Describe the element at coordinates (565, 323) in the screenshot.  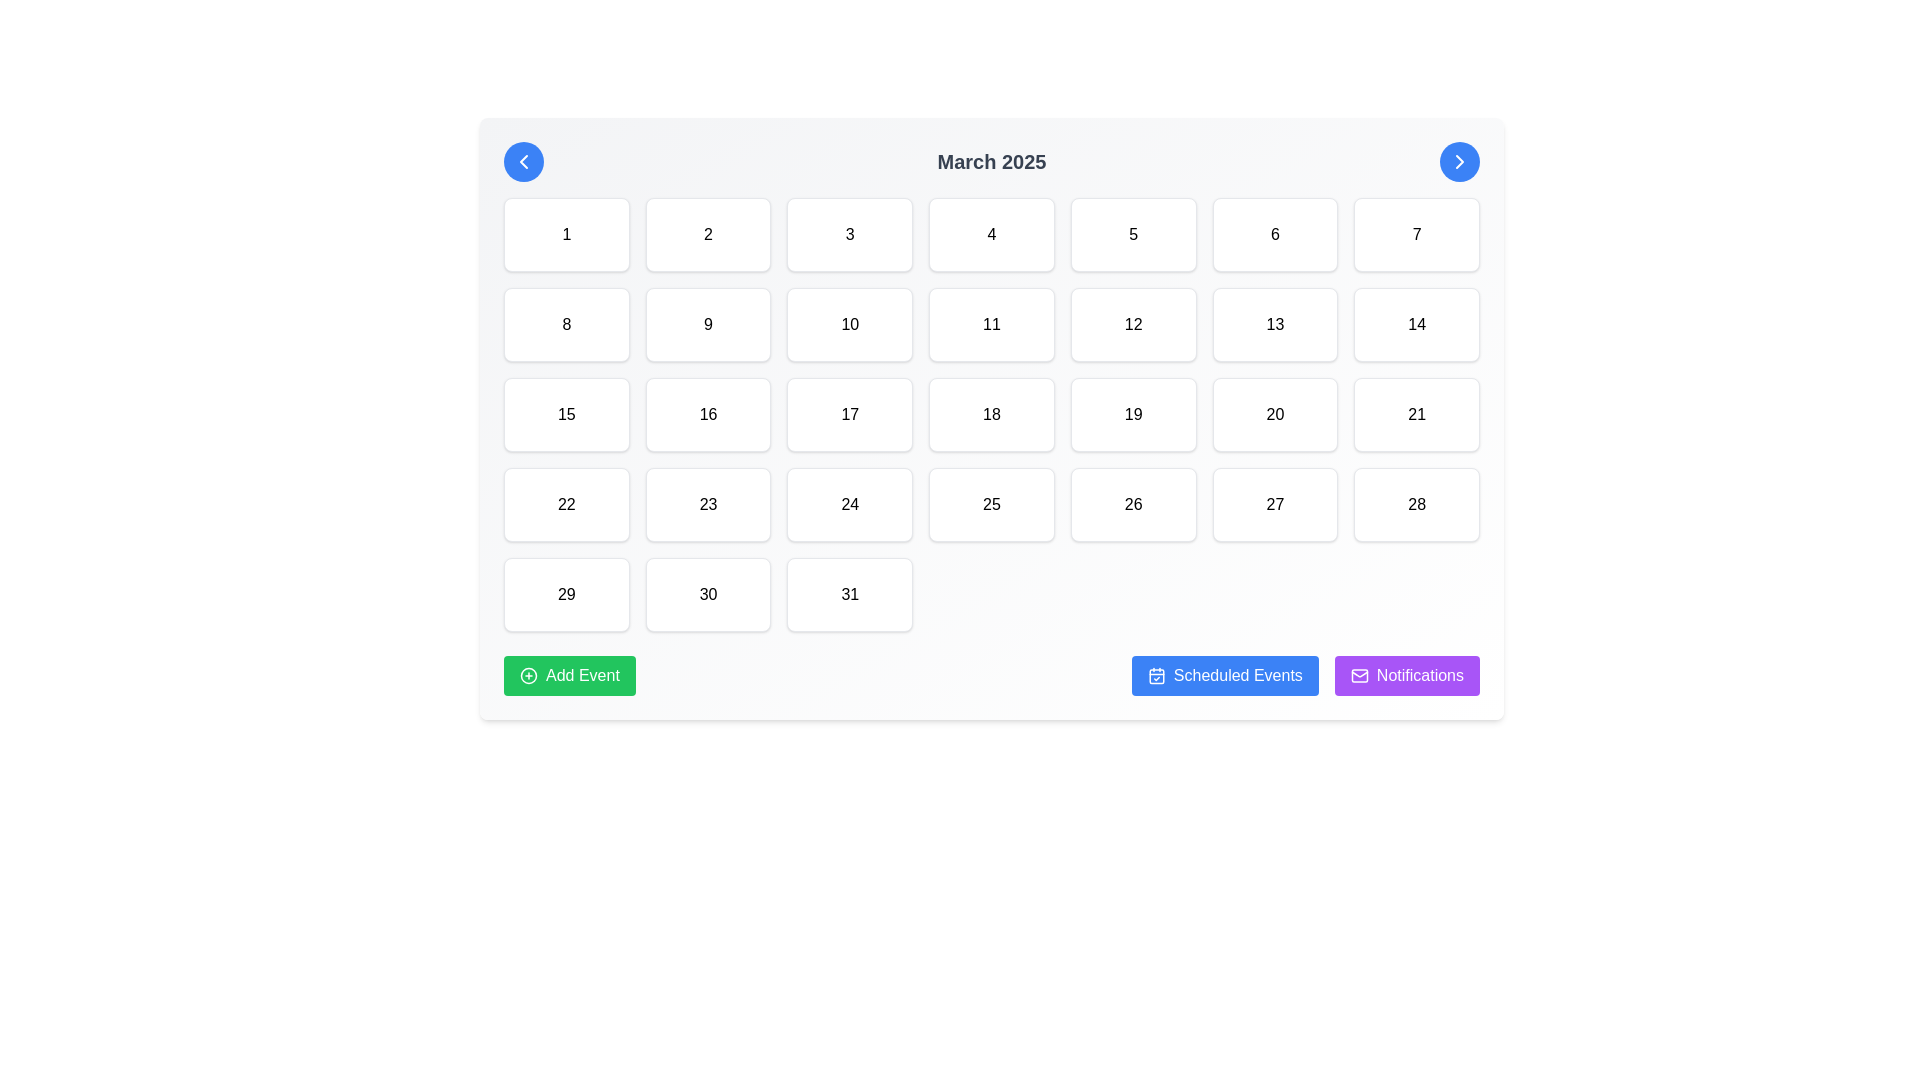
I see `the calendar grid cell representing the date 8th of March 2025, located in the second row, first column of the calendar interface` at that location.